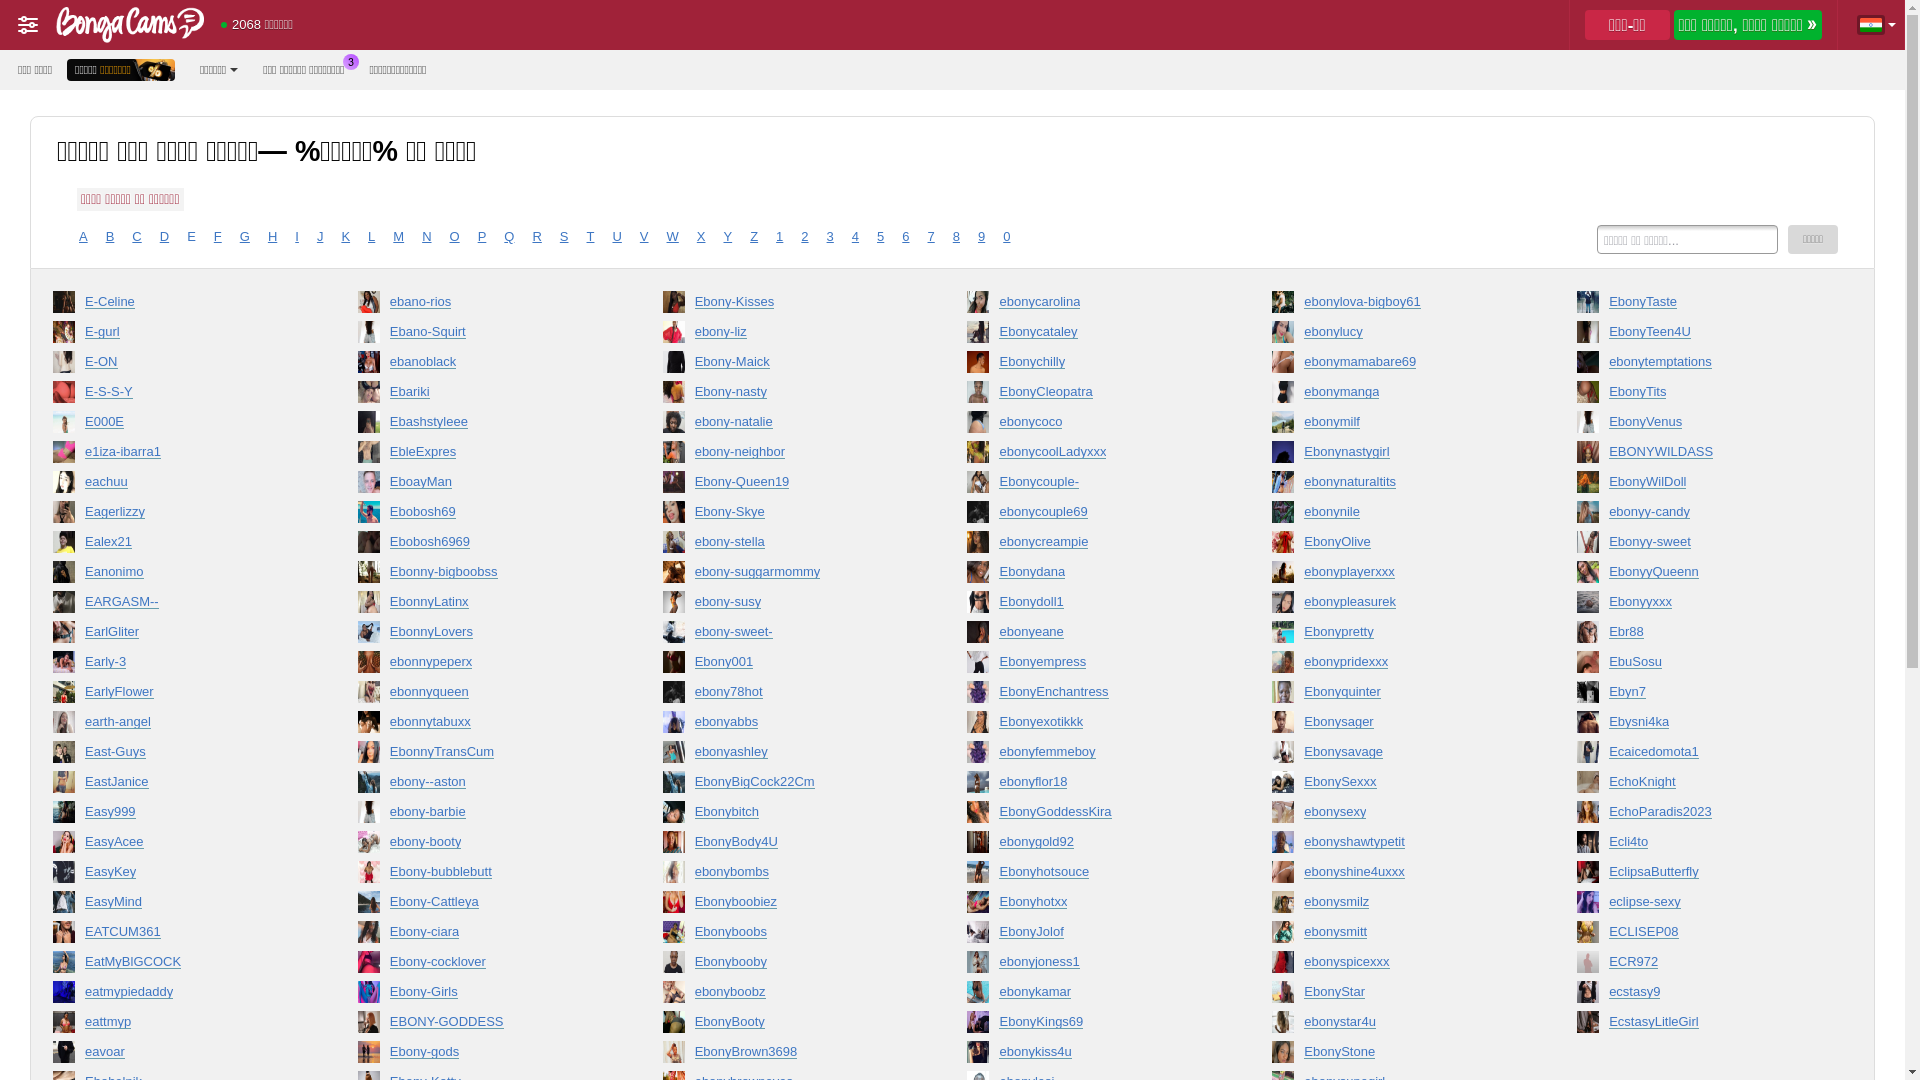  I want to click on 'A', so click(82, 235).